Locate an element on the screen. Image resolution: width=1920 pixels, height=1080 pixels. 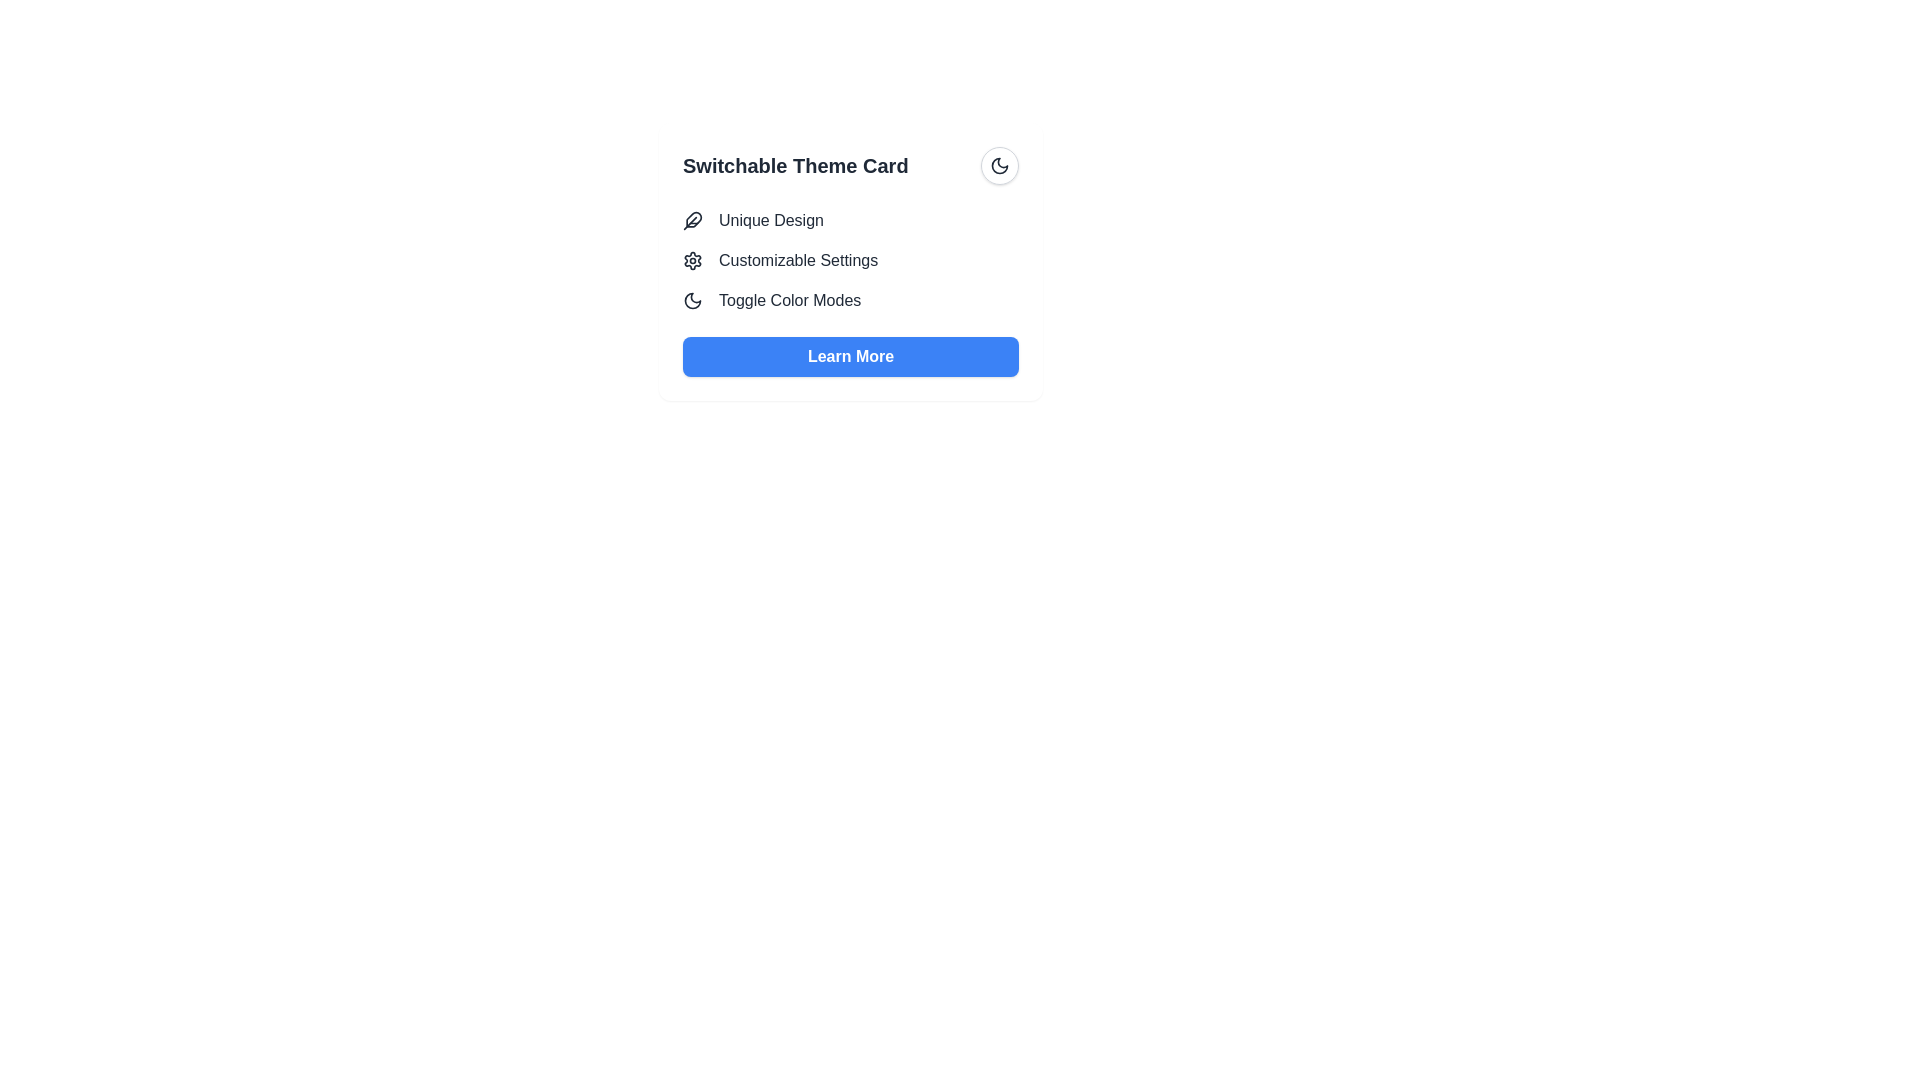
the gear icon representing 'Customizable Settings', located to the left of the text label for accessing settings options is located at coordinates (692, 260).